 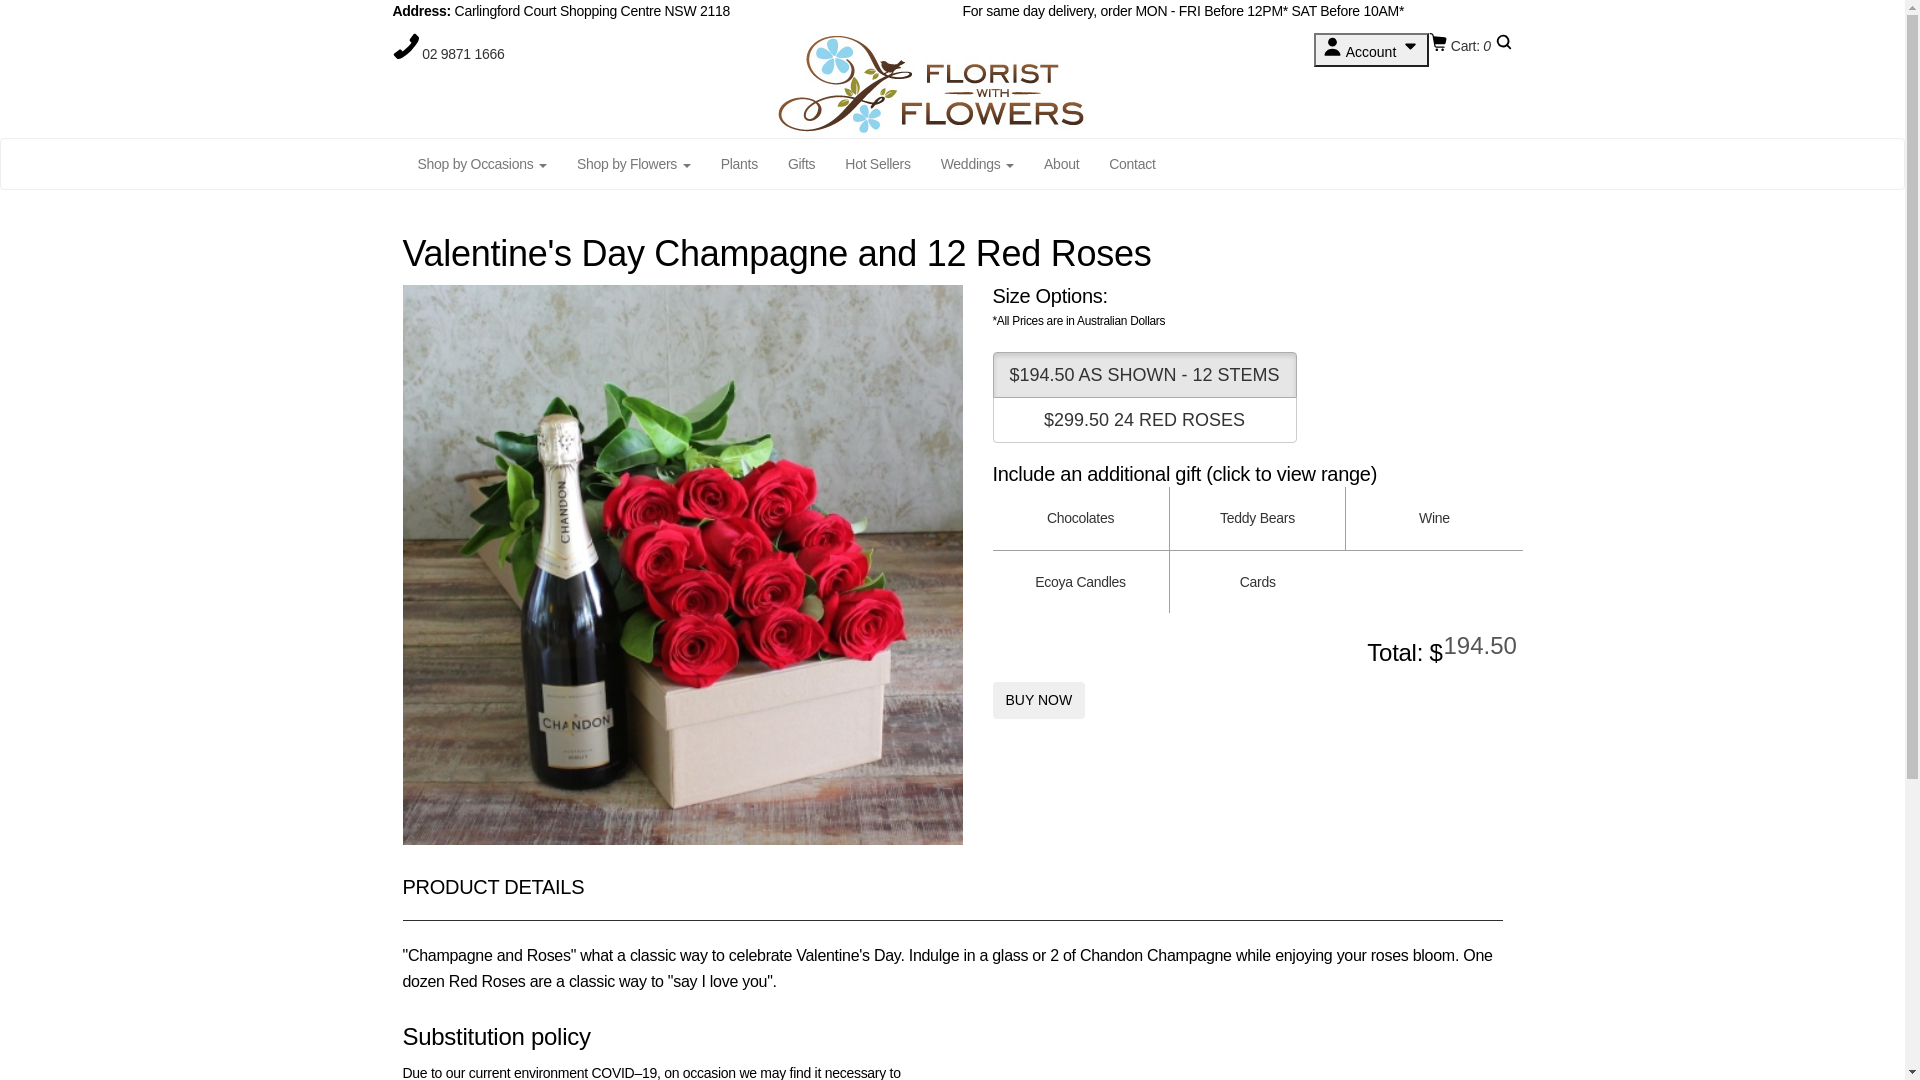 I want to click on 'Gifts', so click(x=801, y=163).